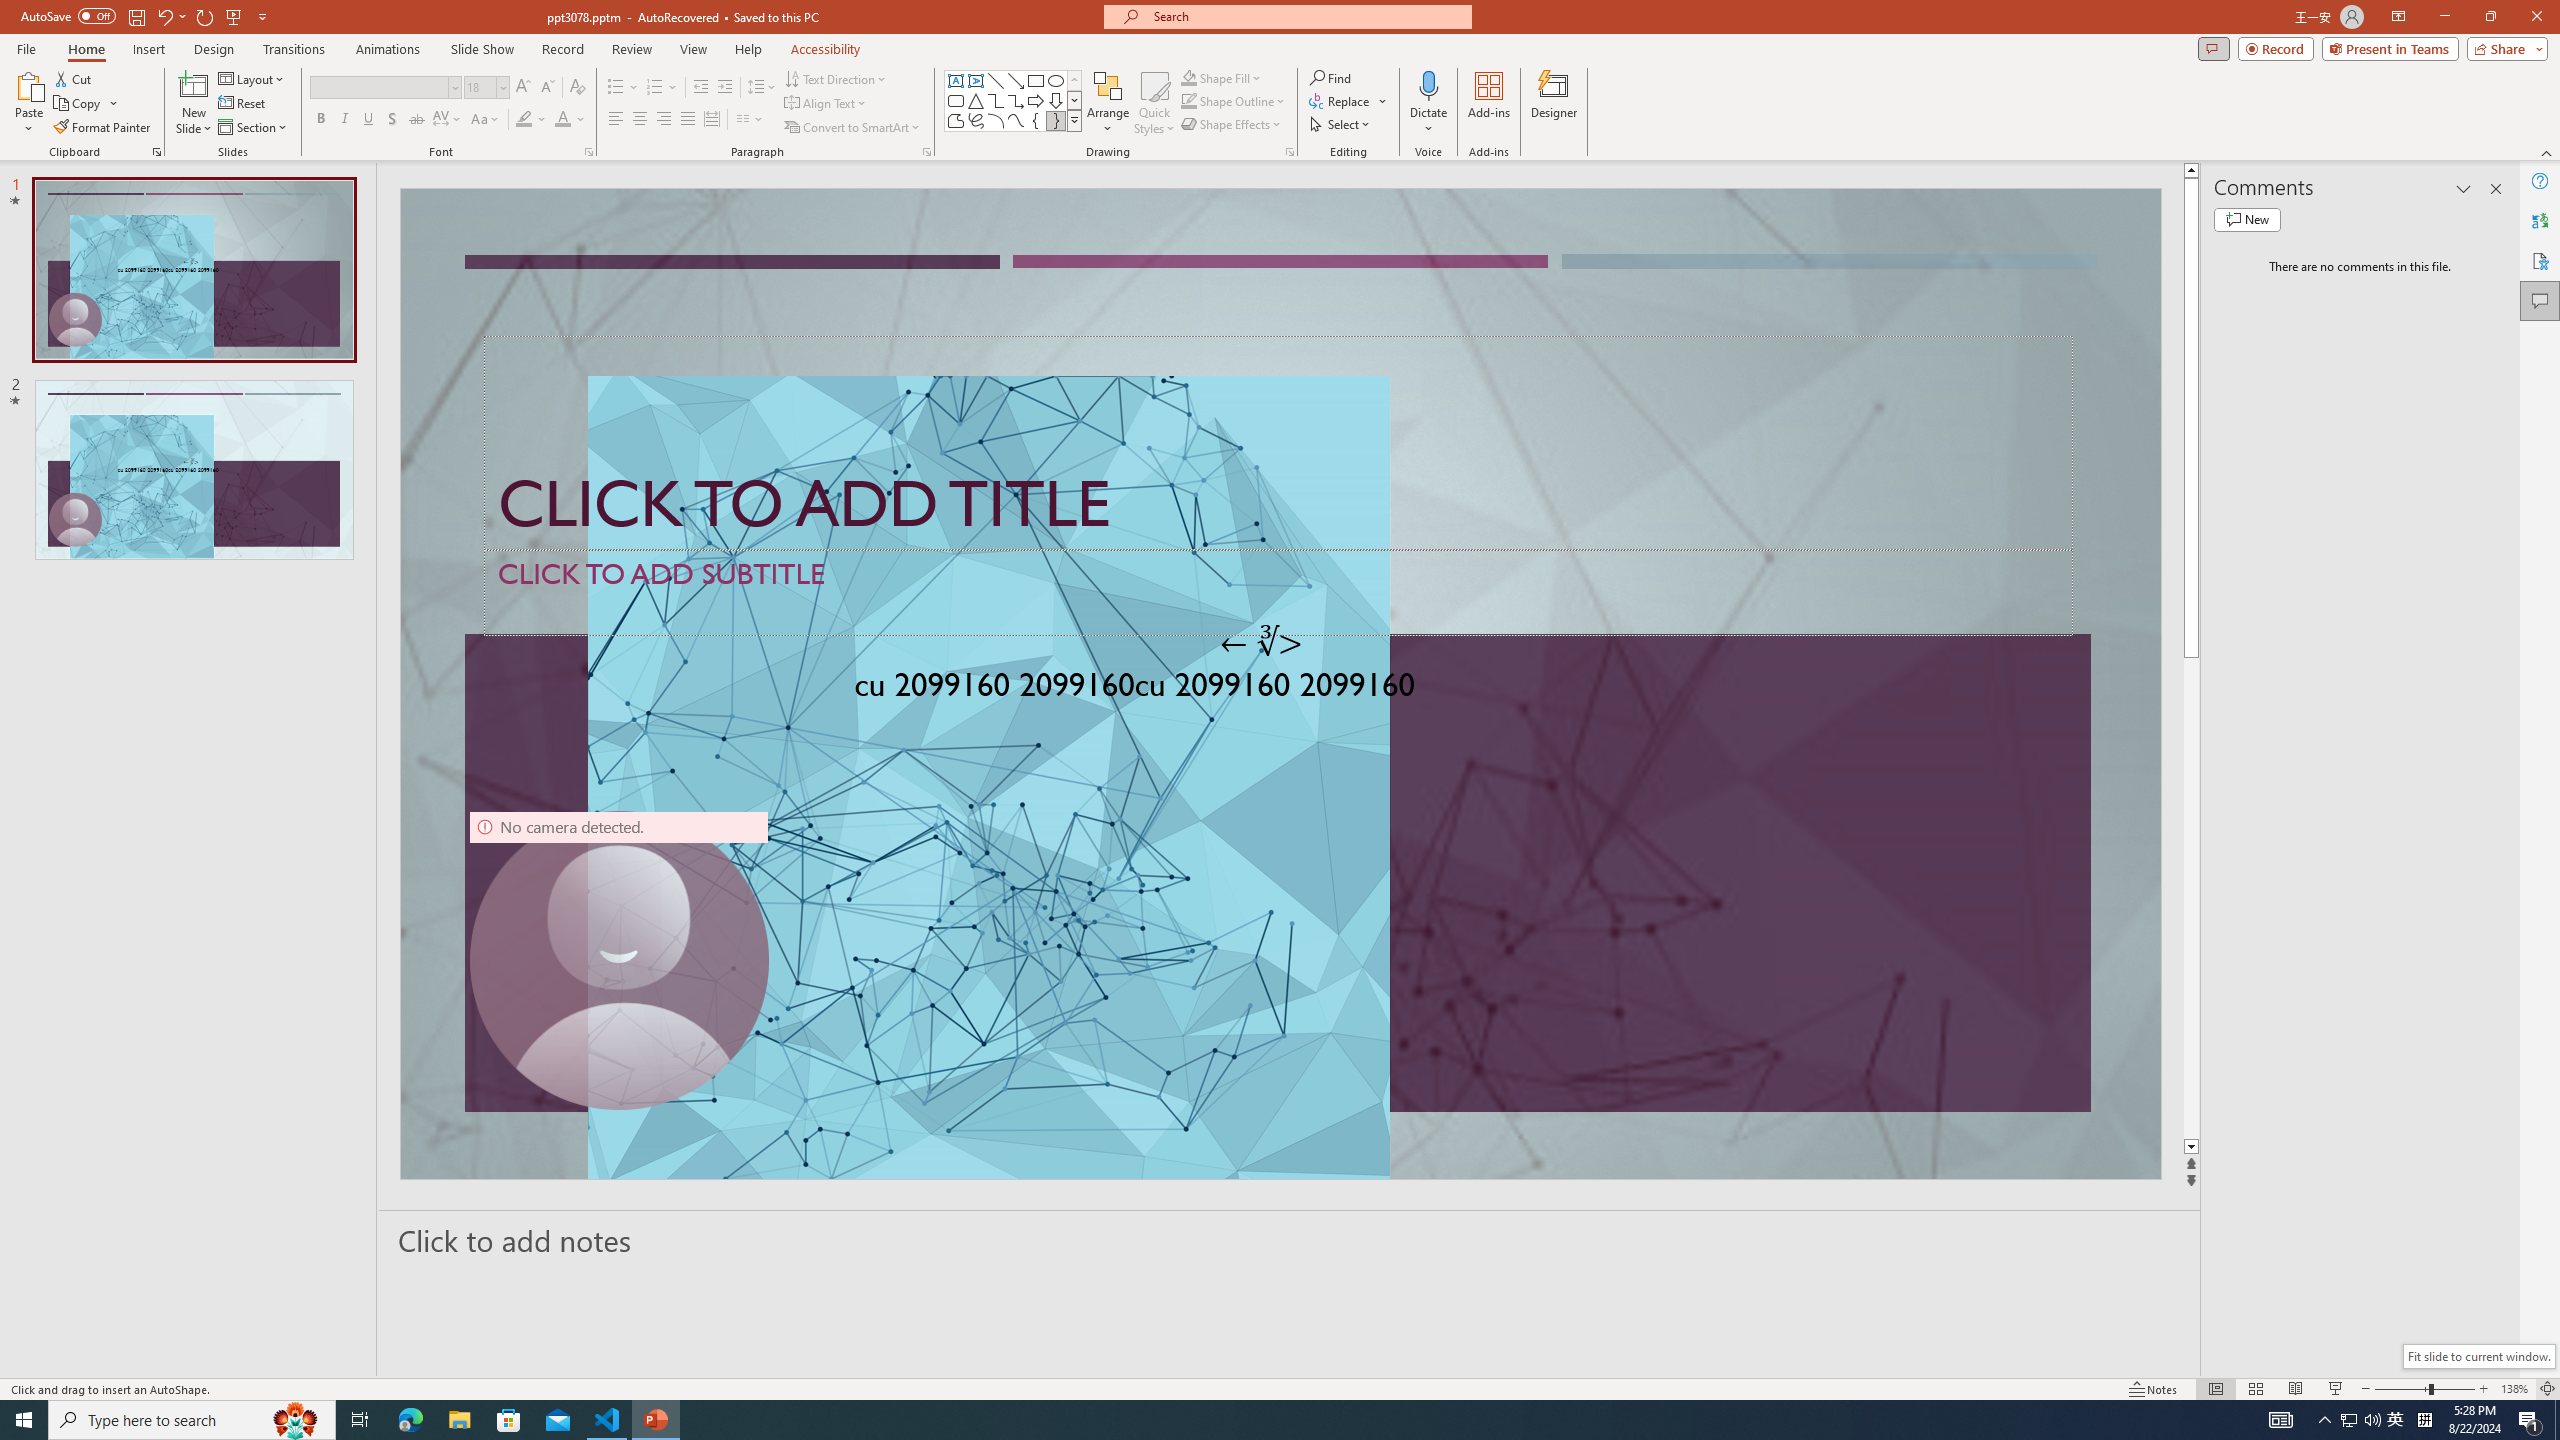 This screenshot has width=2560, height=1440. Describe the element at coordinates (1277, 591) in the screenshot. I see `'Subtitle TextBox'` at that location.